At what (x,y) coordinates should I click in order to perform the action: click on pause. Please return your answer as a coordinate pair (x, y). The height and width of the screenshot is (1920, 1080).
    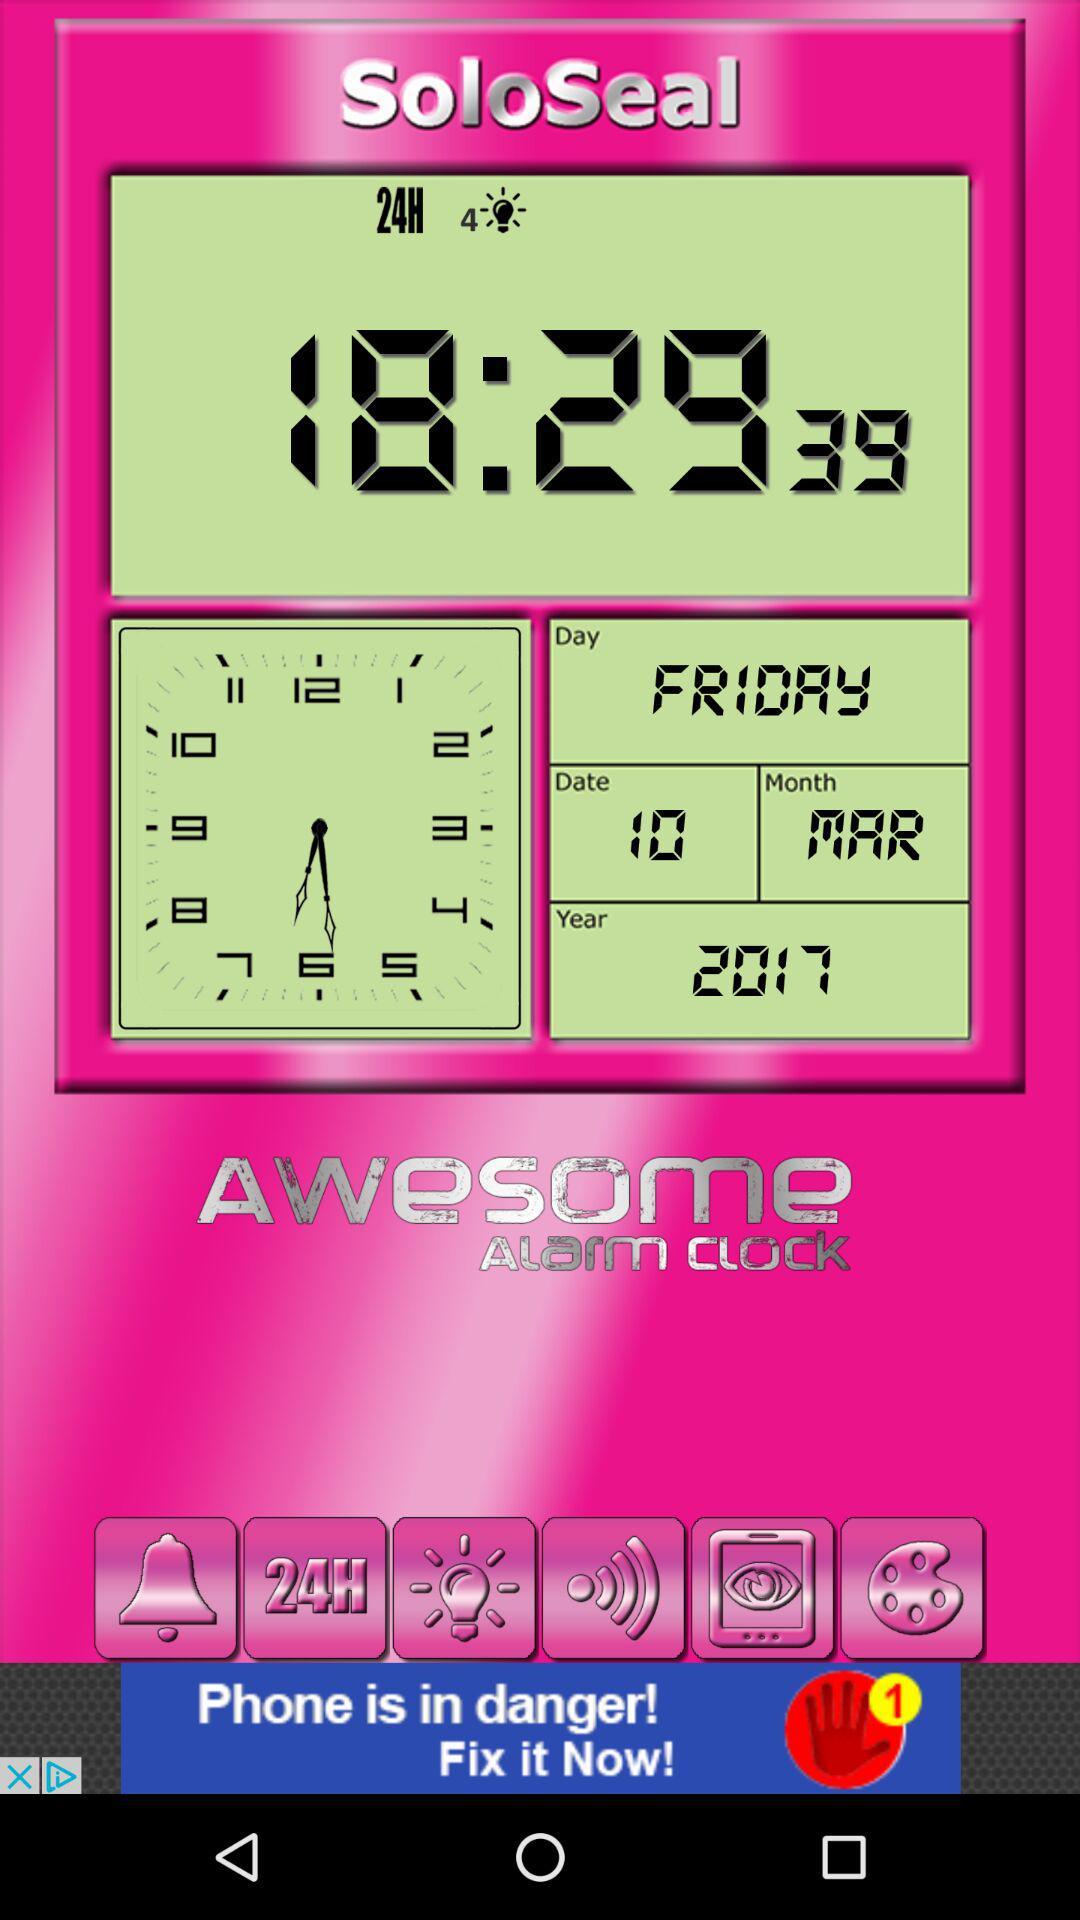
    Looking at the image, I should click on (763, 1587).